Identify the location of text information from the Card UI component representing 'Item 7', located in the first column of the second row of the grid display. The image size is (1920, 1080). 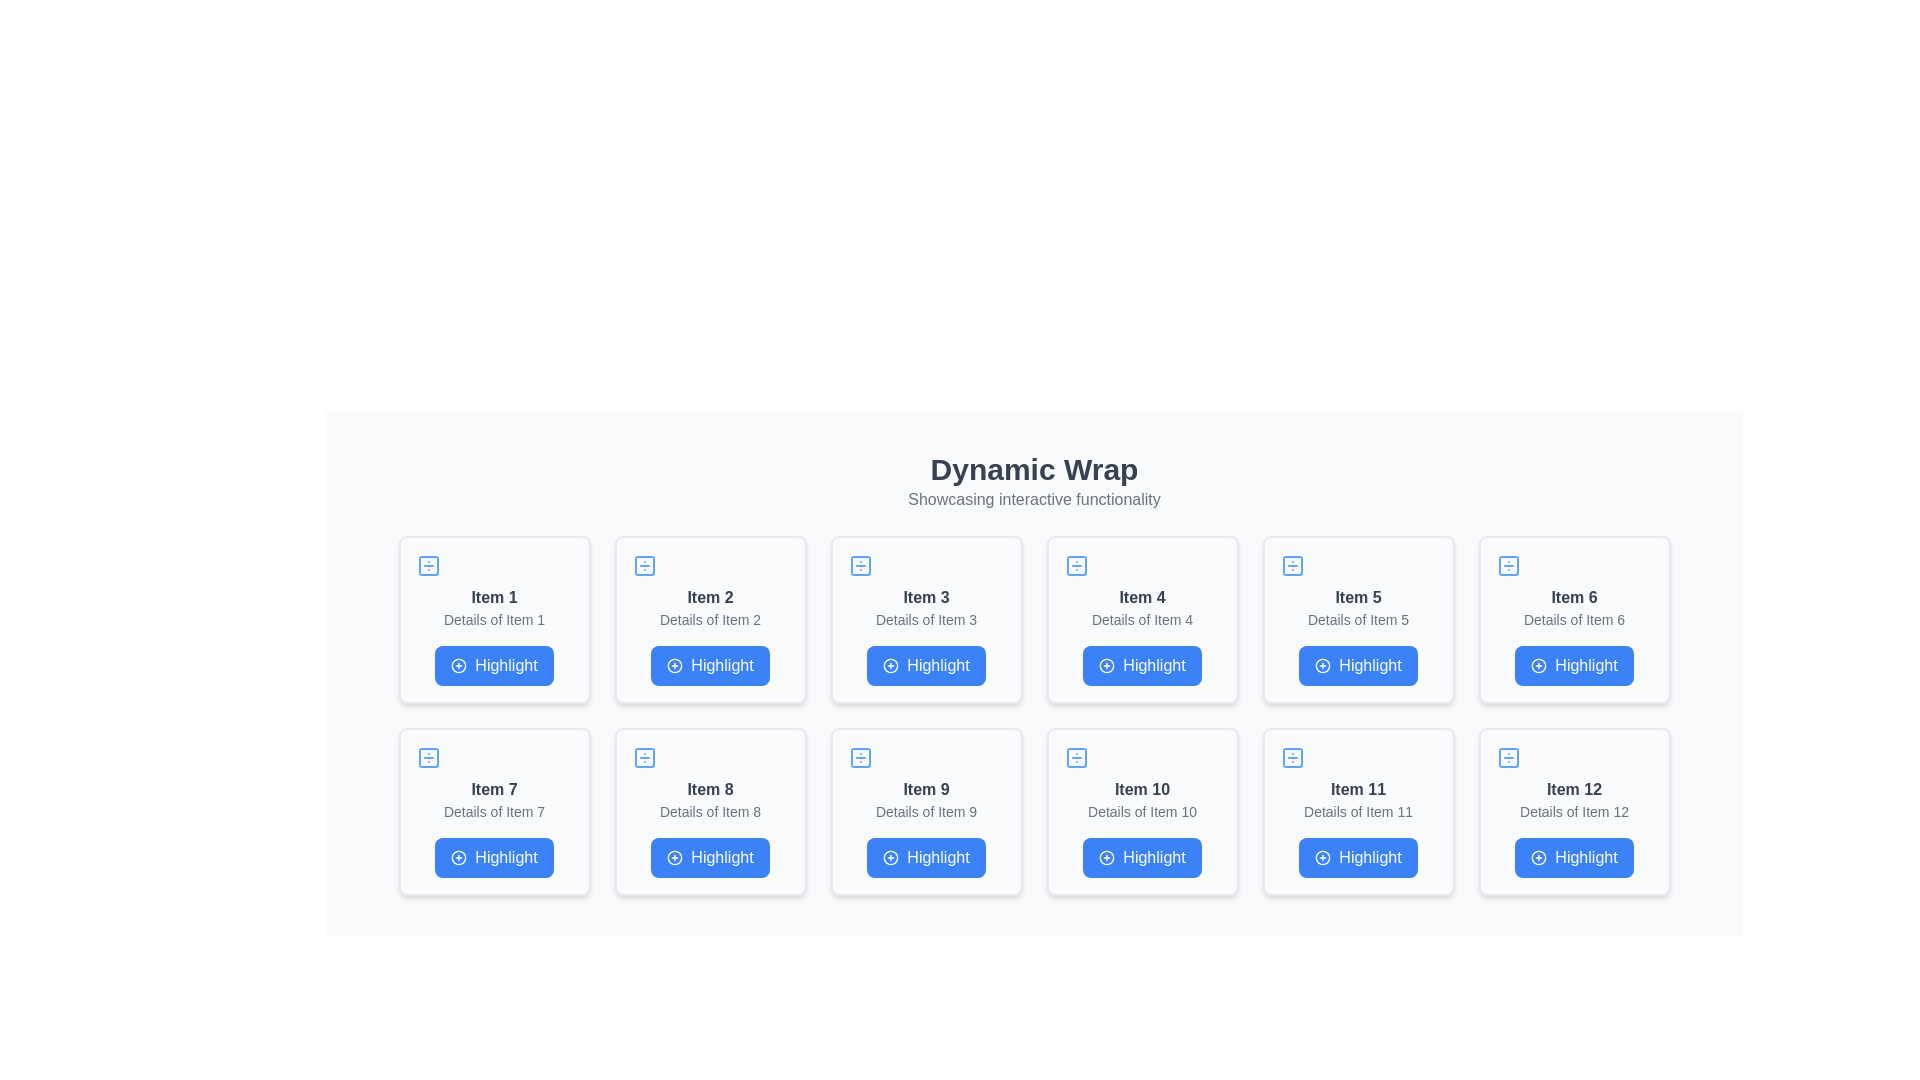
(494, 812).